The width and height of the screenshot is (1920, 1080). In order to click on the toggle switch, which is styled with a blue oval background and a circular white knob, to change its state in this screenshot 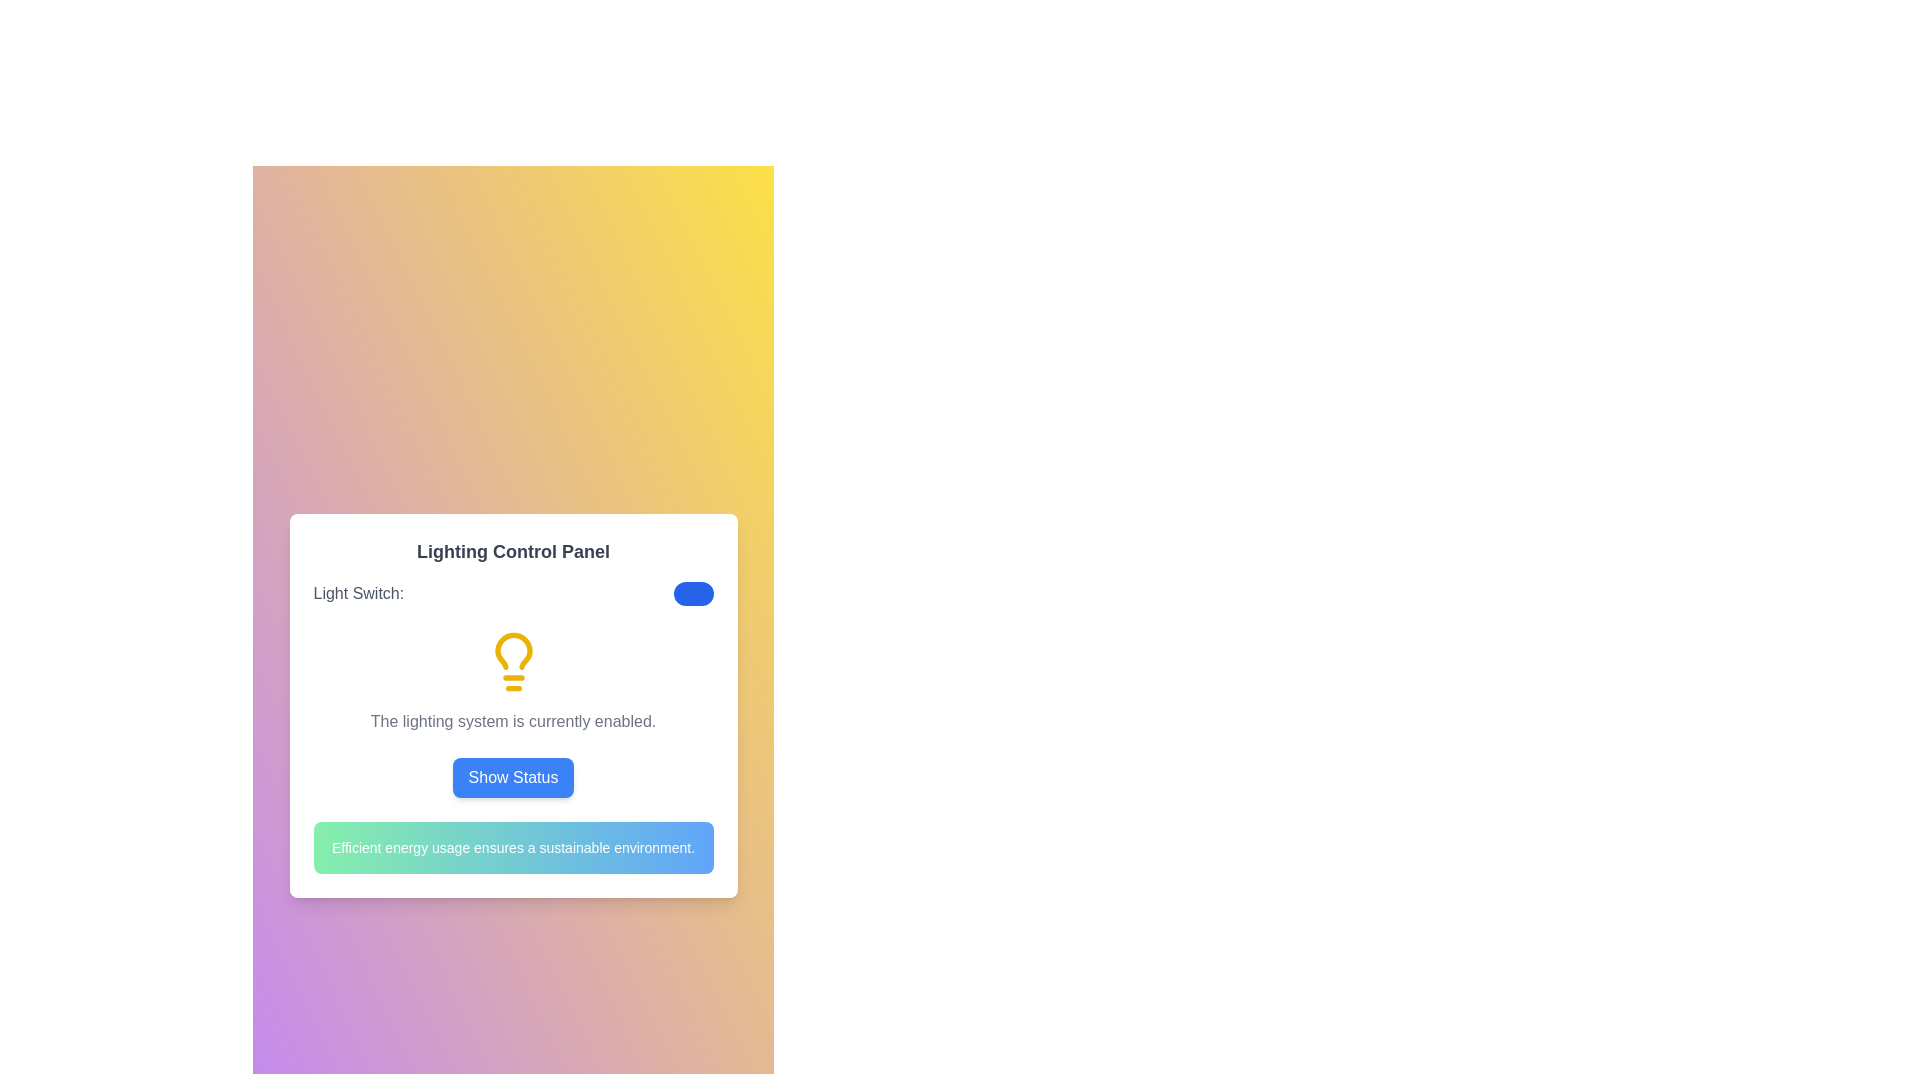, I will do `click(693, 593)`.